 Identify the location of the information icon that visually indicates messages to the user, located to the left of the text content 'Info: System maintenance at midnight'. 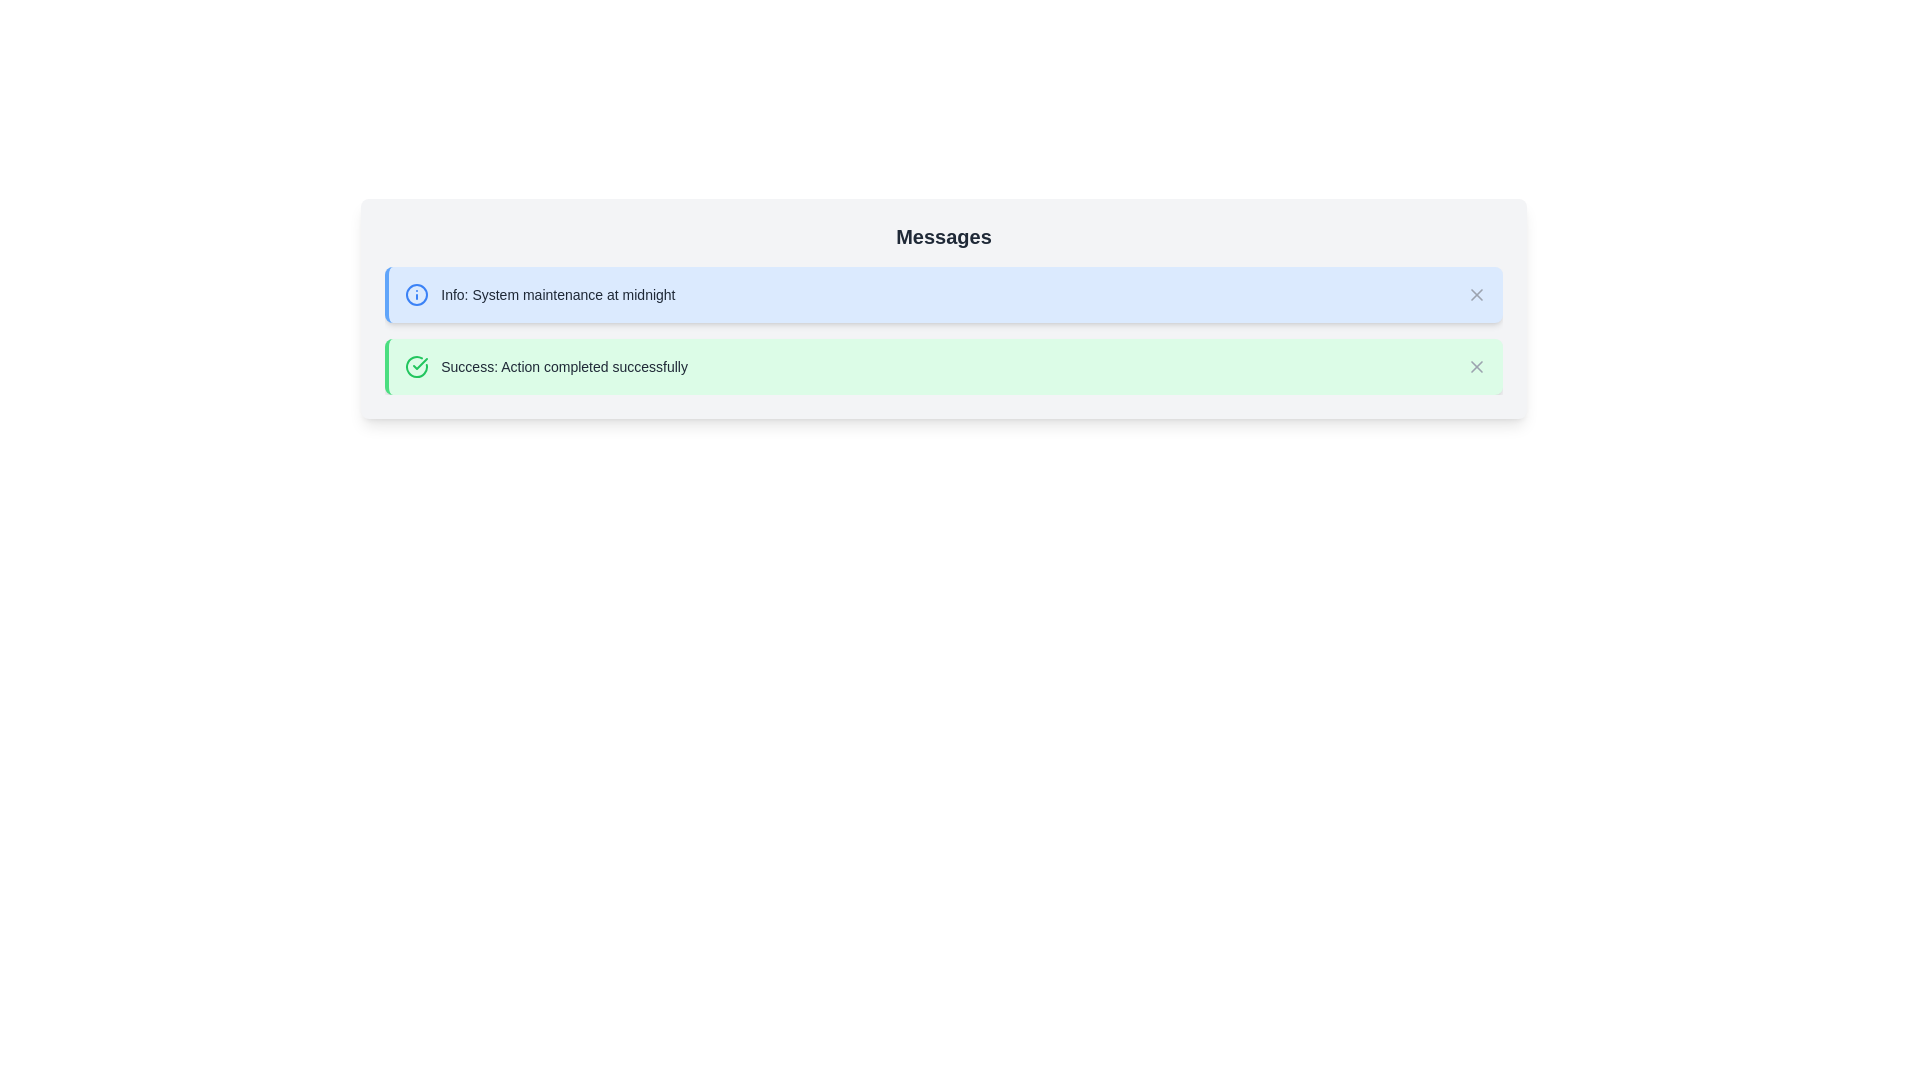
(416, 294).